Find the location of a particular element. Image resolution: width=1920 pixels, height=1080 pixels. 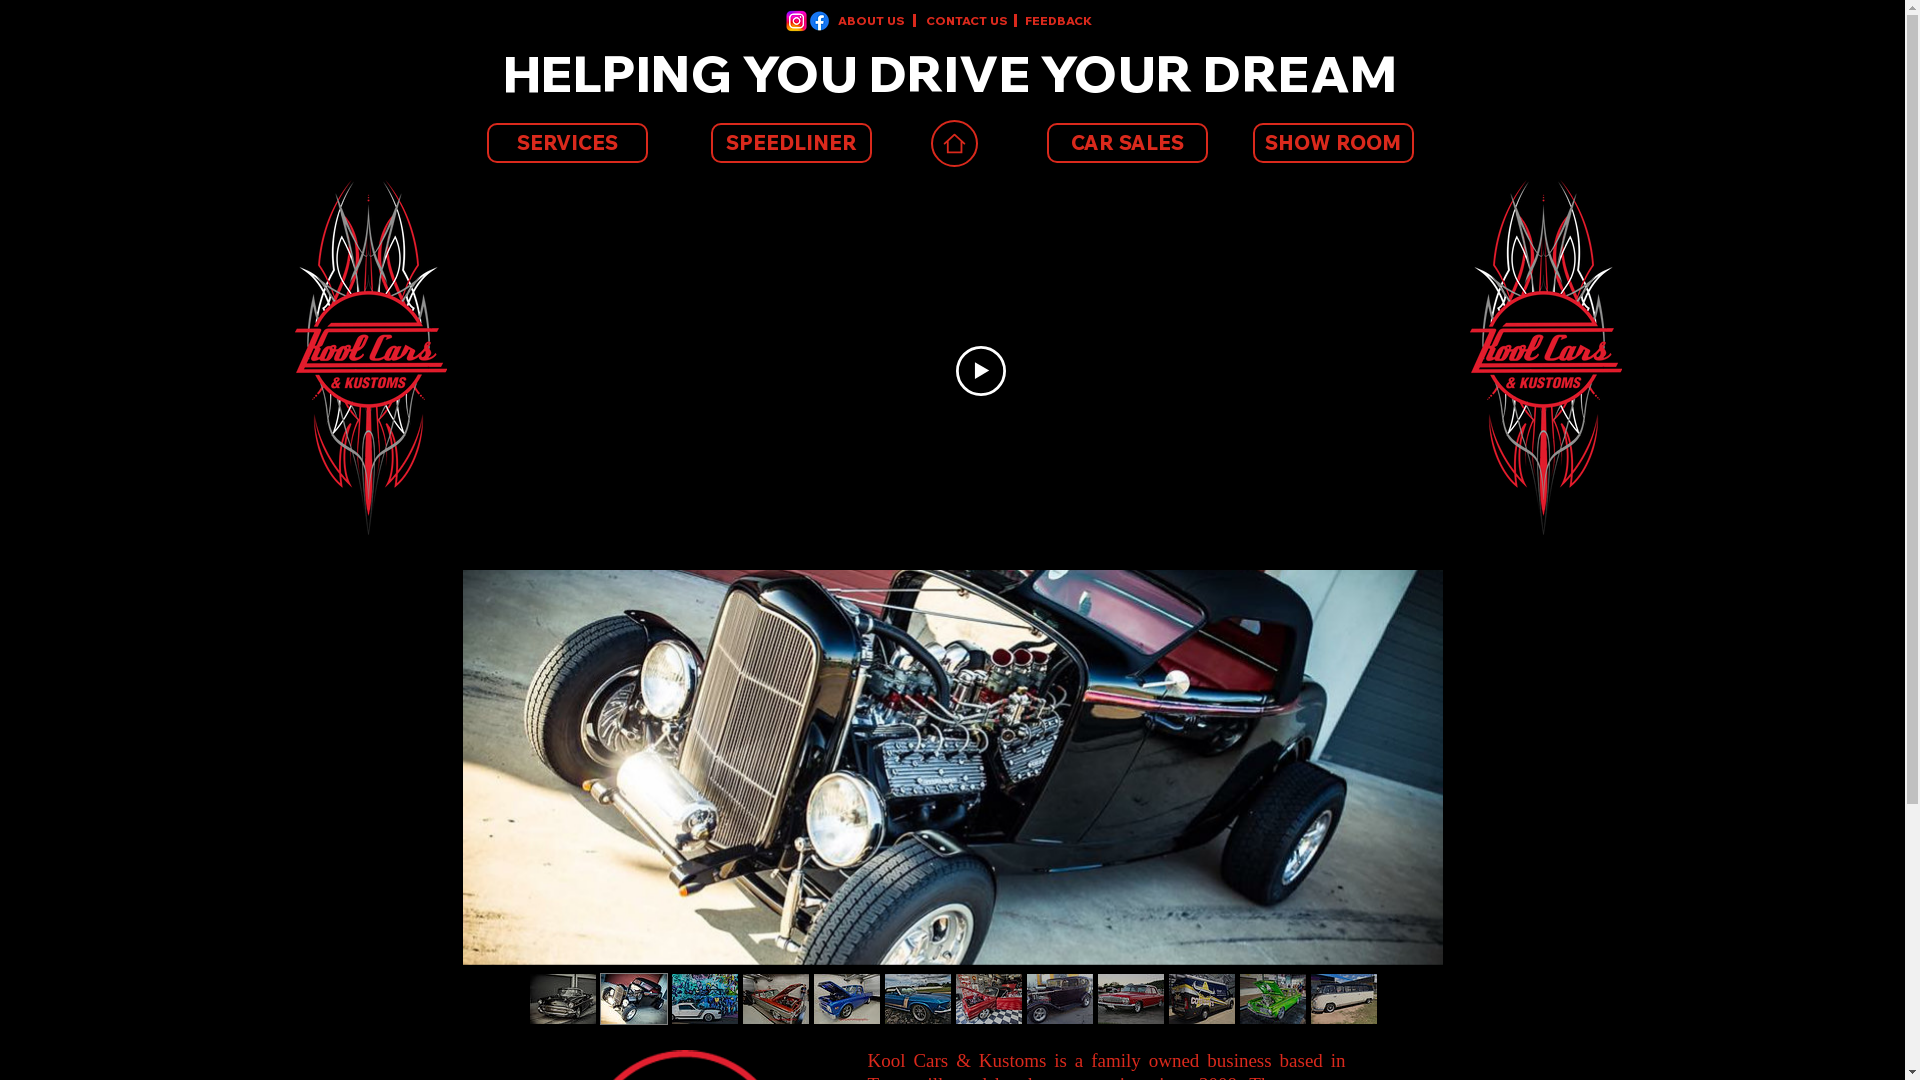

'SERVICES' is located at coordinates (565, 141).